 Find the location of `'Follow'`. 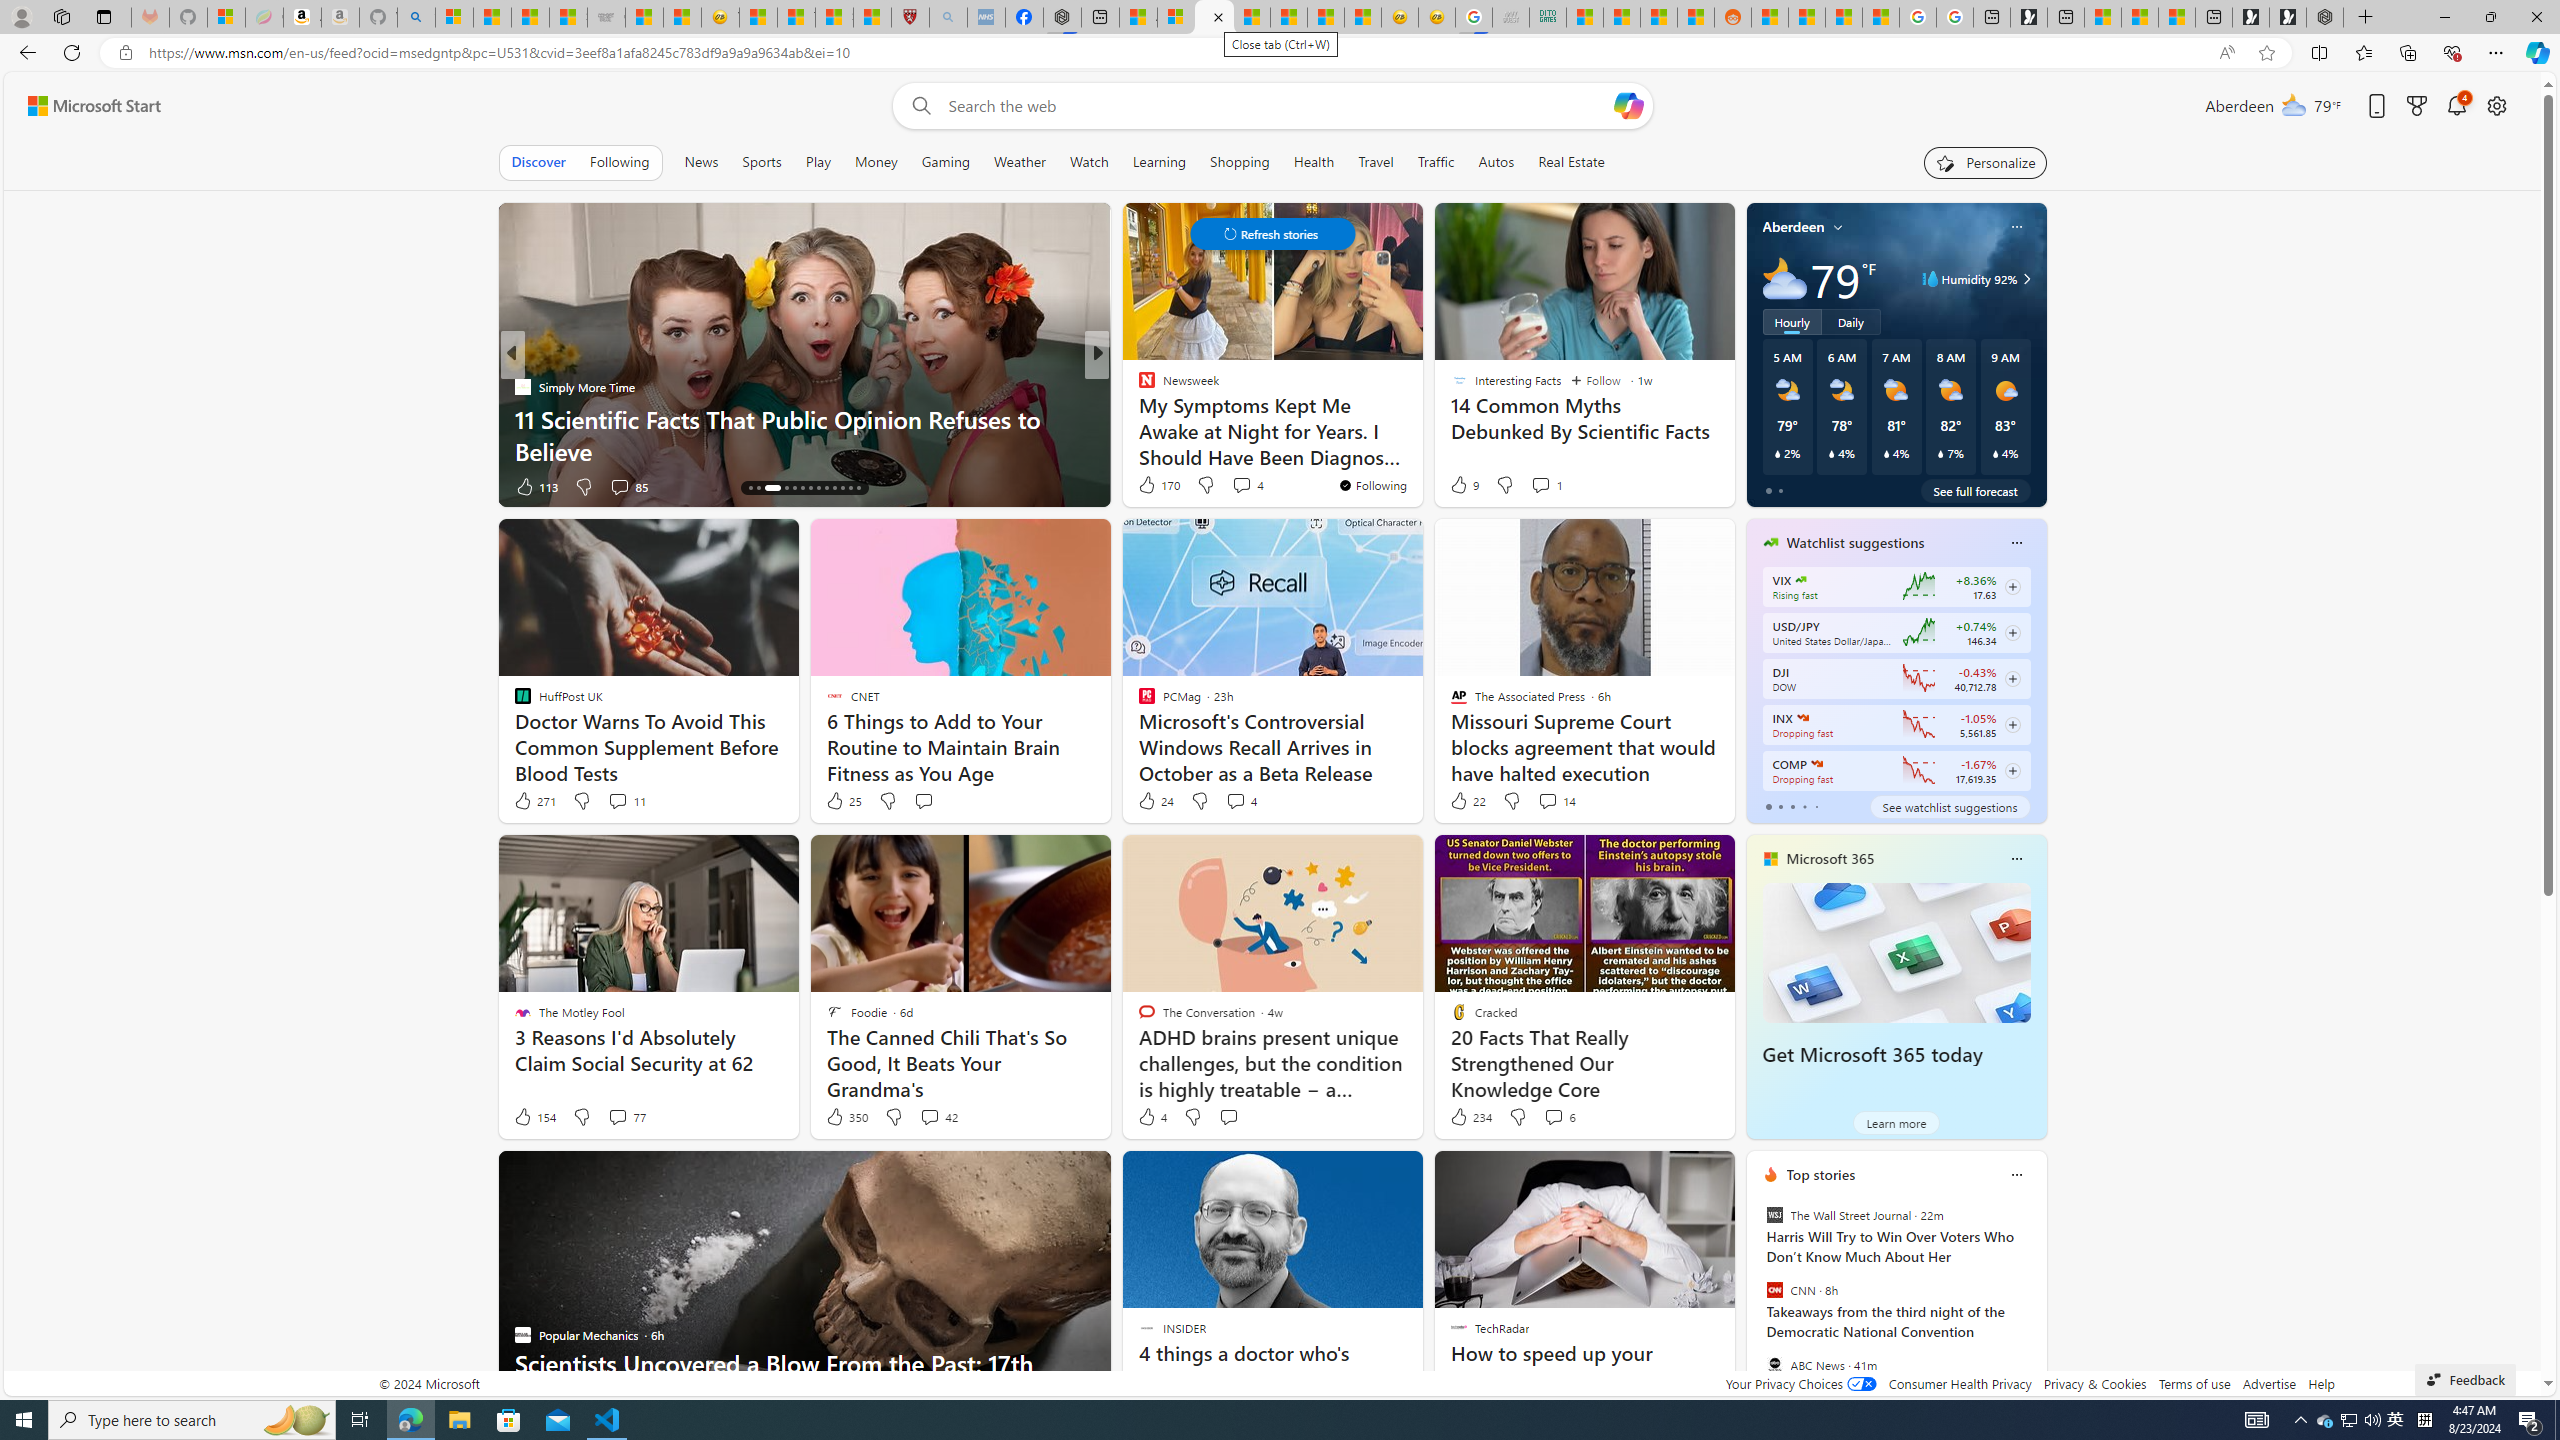

'Follow' is located at coordinates (1595, 379).